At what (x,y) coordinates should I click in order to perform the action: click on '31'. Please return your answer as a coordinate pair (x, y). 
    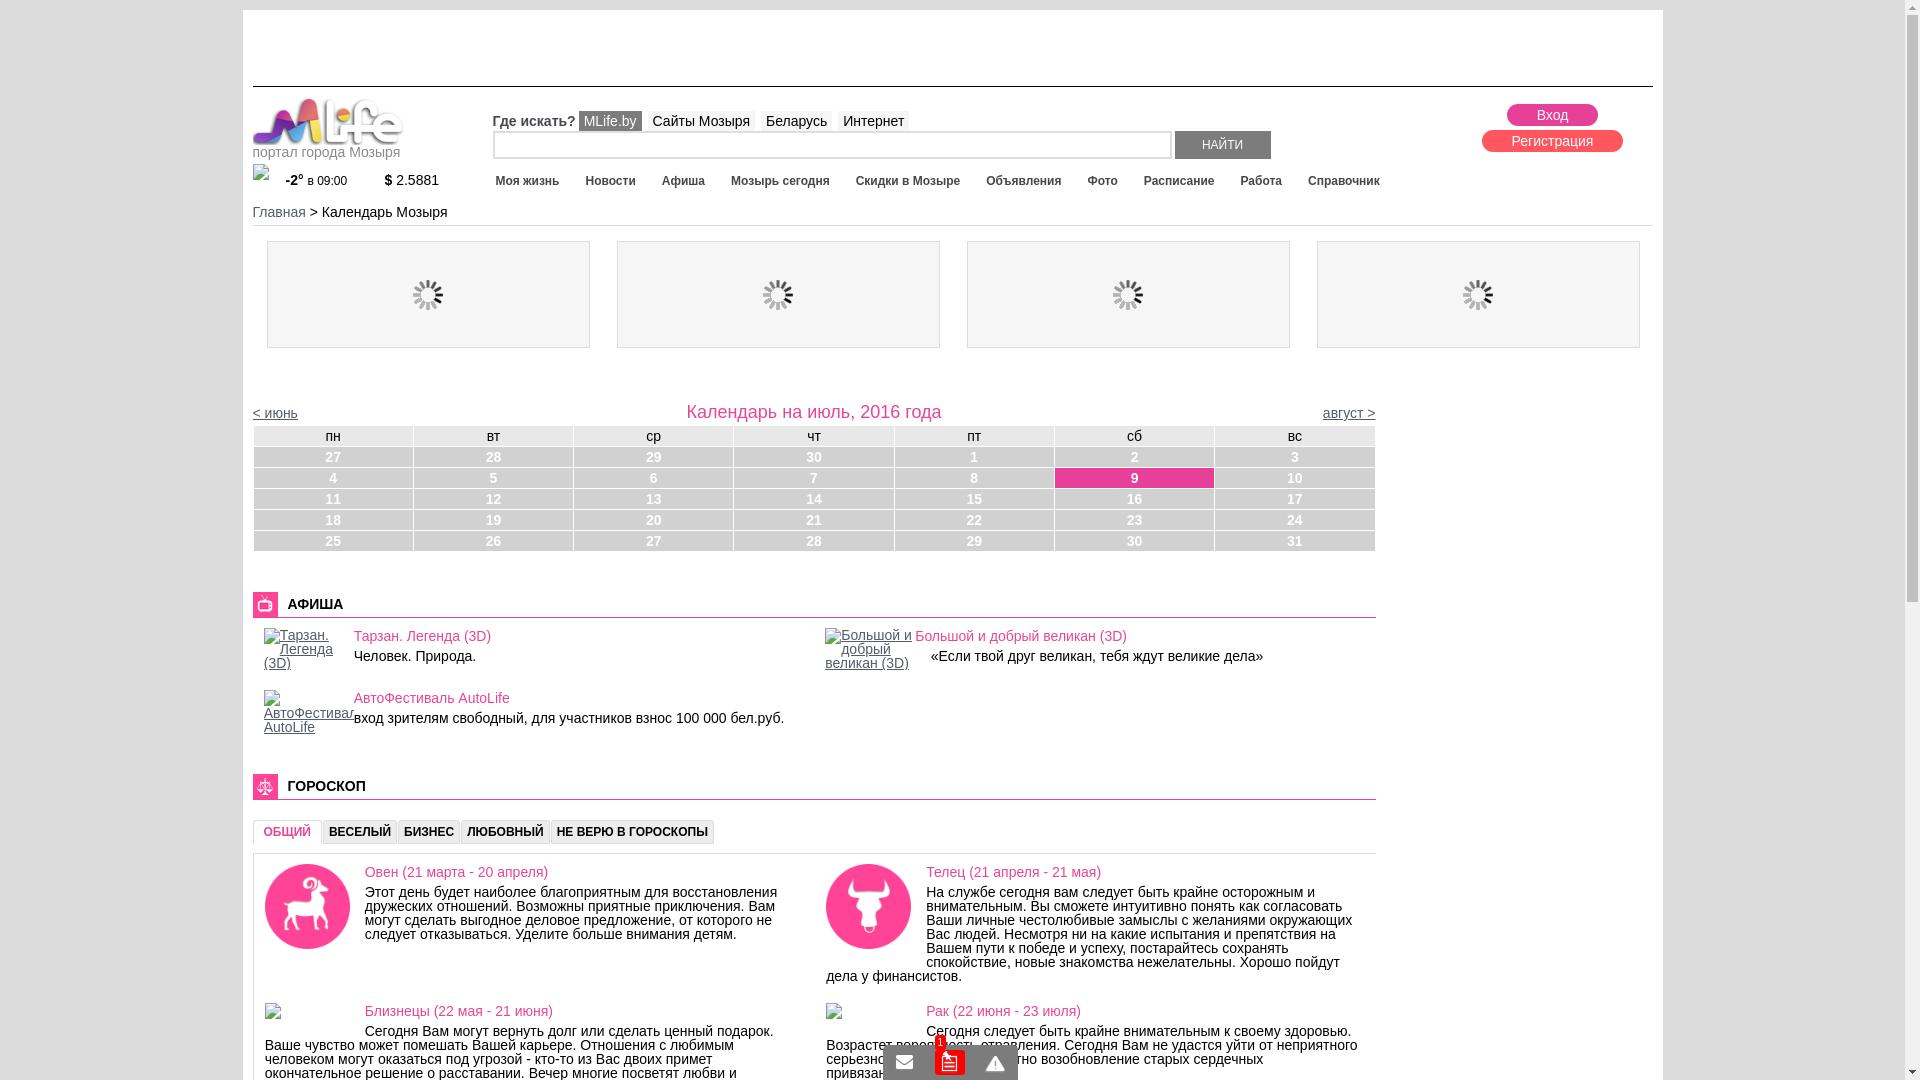
    Looking at the image, I should click on (1213, 540).